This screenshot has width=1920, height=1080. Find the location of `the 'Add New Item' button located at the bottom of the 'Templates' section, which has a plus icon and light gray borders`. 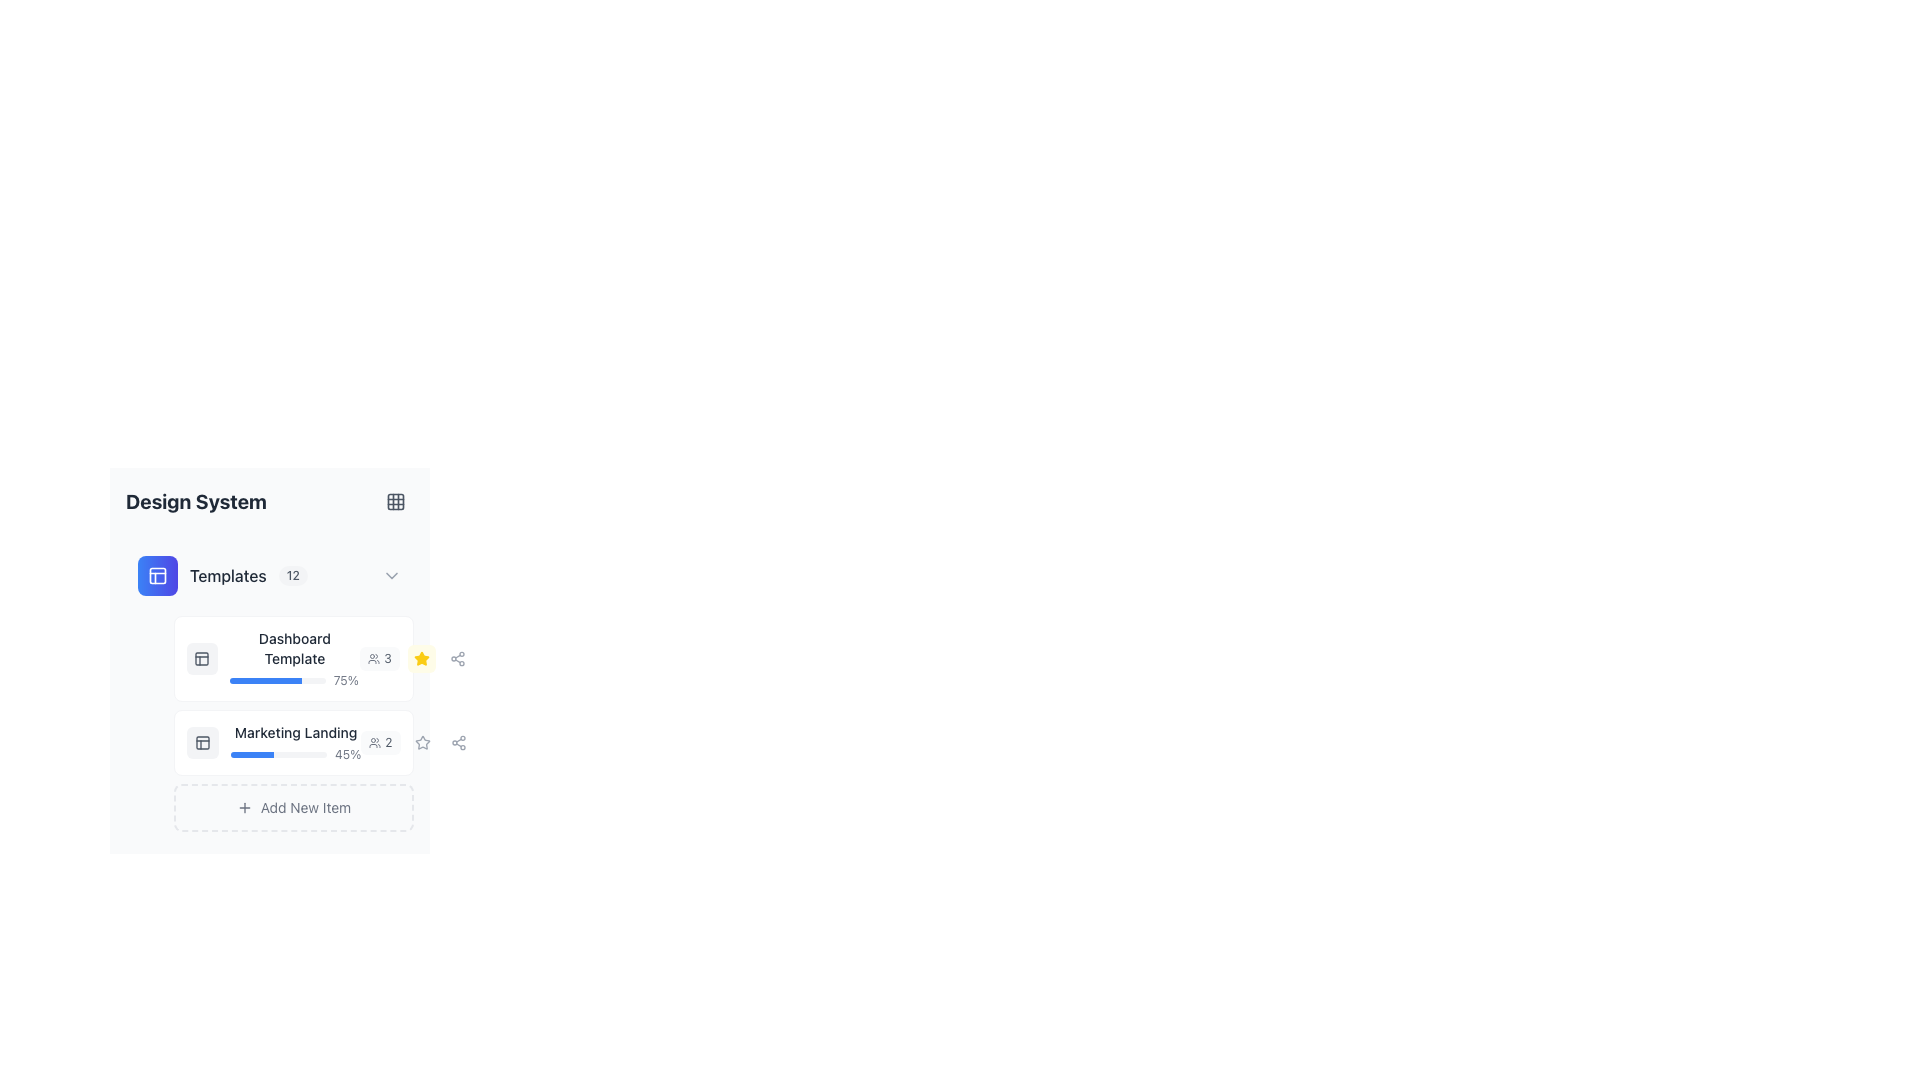

the 'Add New Item' button located at the bottom of the 'Templates' section, which has a plus icon and light gray borders is located at coordinates (292, 806).